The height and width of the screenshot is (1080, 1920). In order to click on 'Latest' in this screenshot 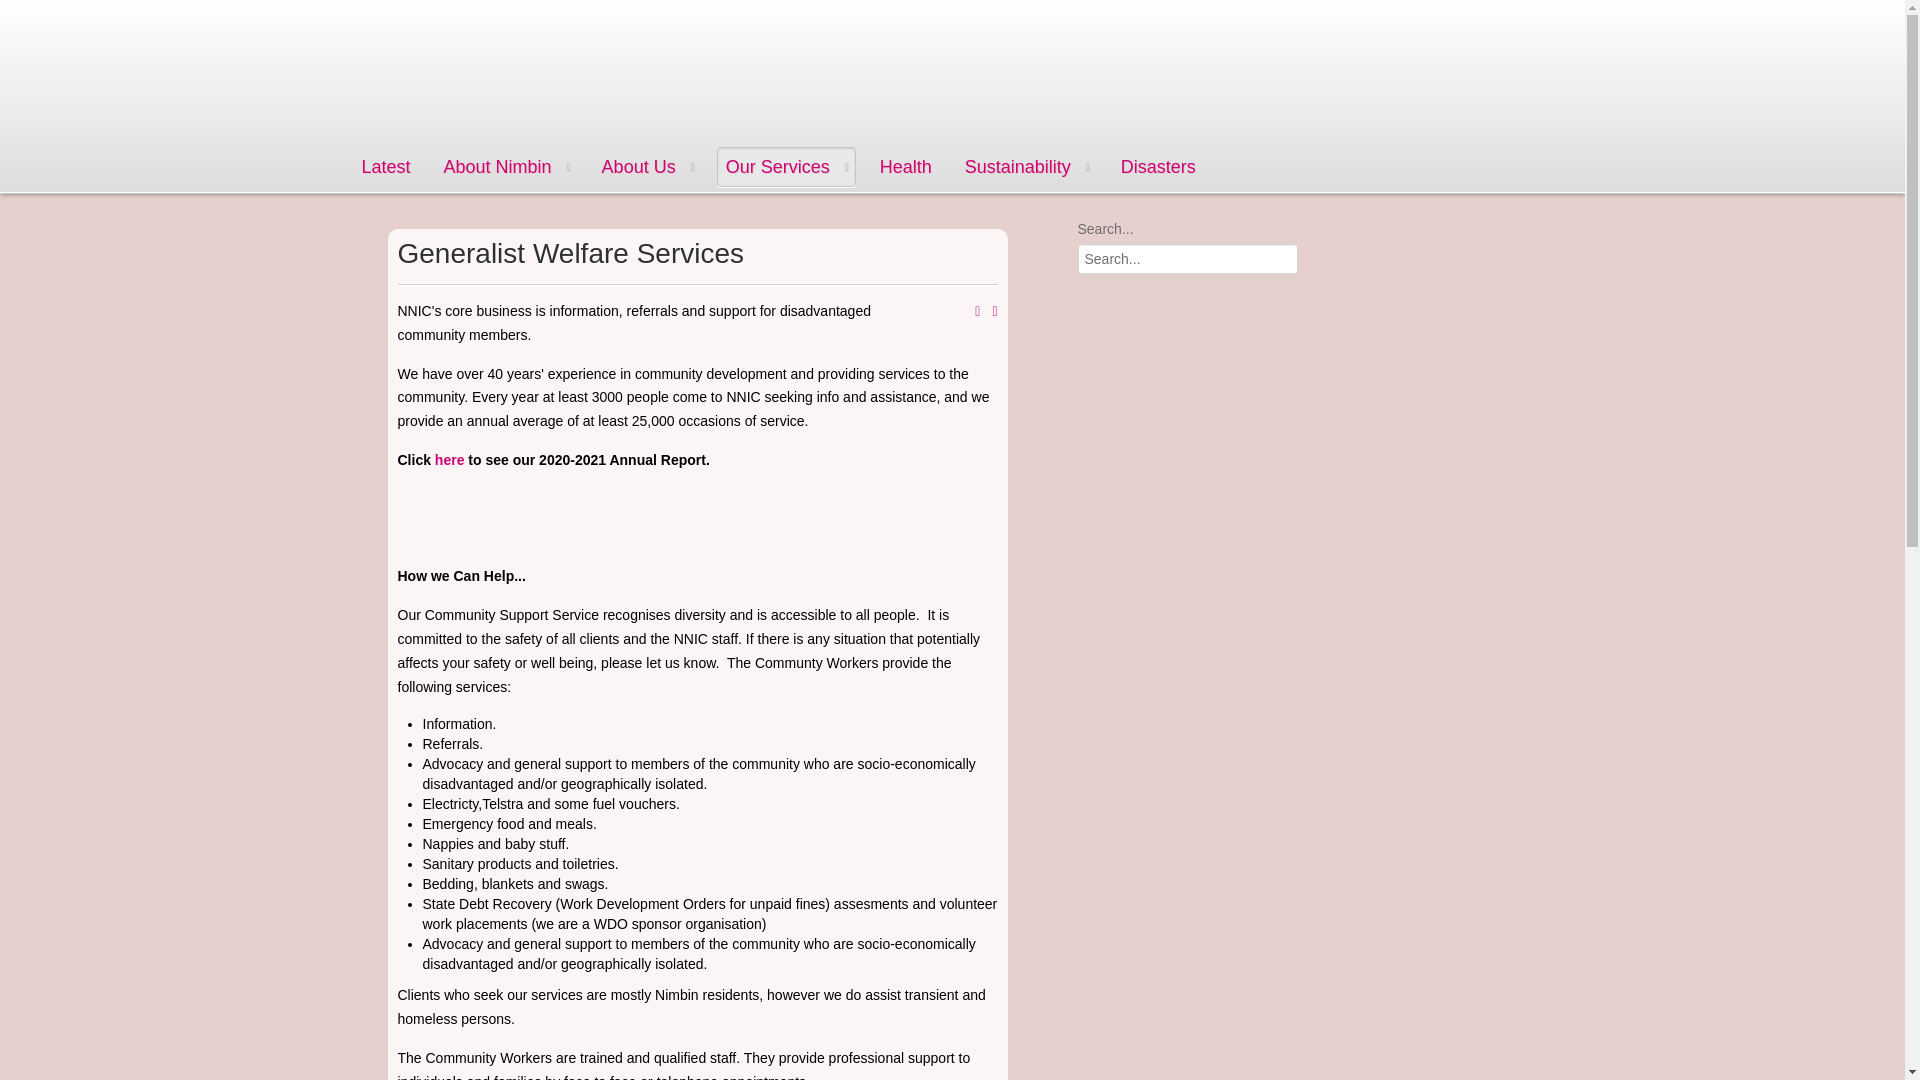, I will do `click(354, 165)`.